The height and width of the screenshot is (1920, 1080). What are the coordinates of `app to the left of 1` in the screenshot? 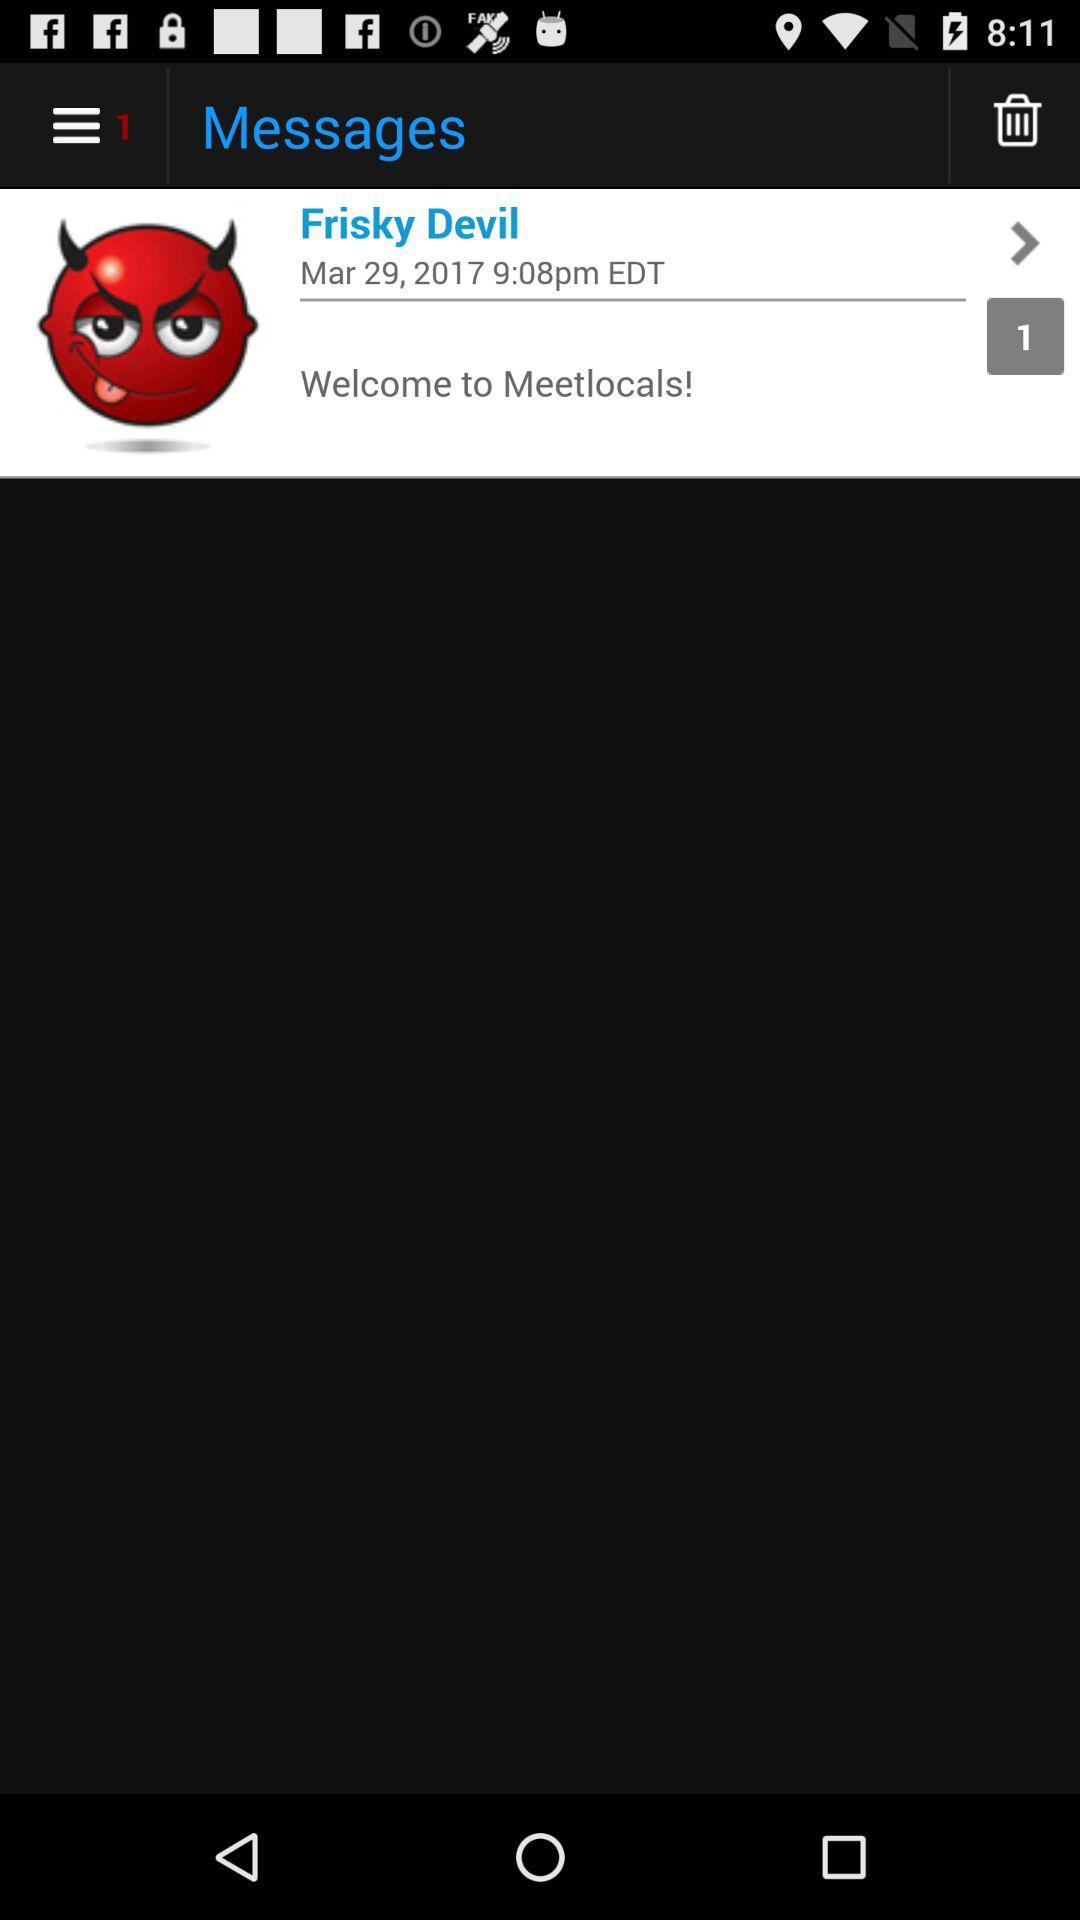 It's located at (632, 270).